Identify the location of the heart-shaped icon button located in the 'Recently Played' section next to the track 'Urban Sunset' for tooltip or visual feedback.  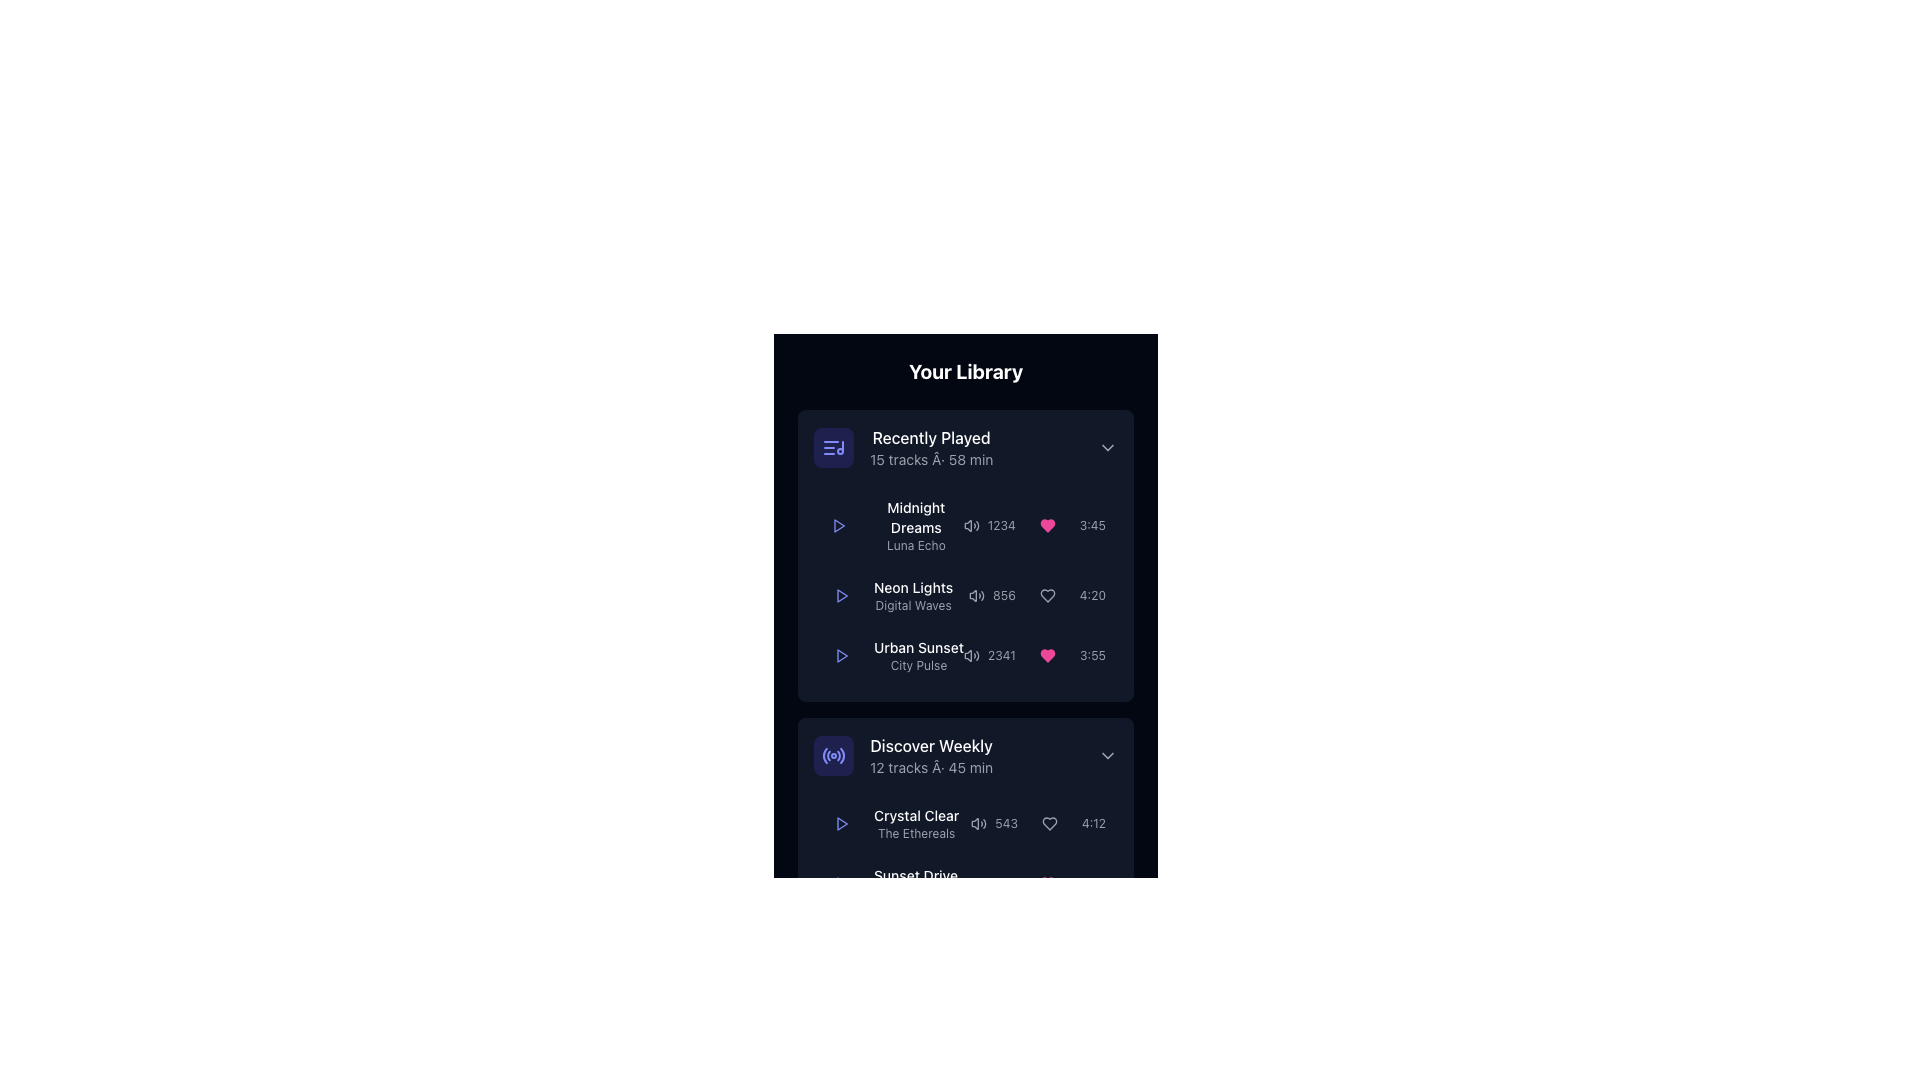
(1048, 824).